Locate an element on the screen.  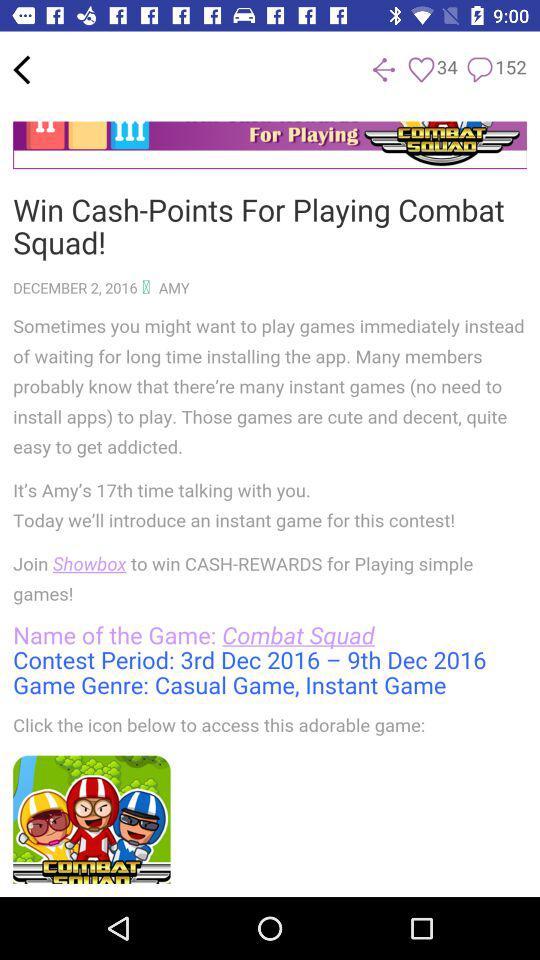
back is located at coordinates (20, 69).